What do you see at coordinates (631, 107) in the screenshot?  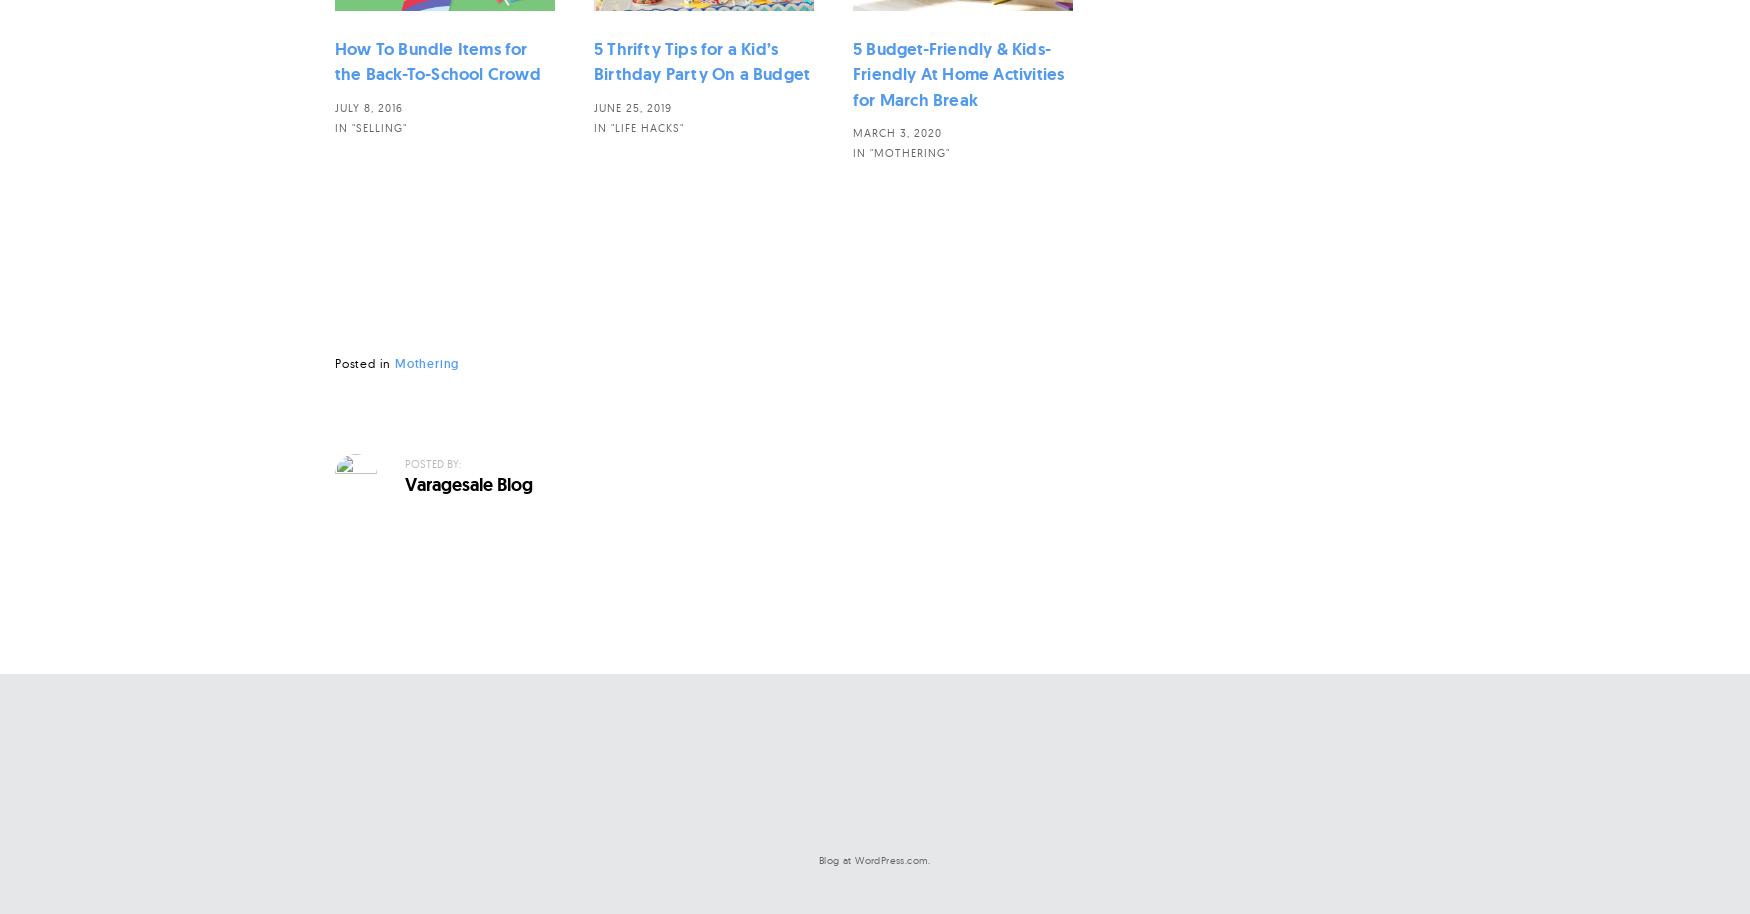 I see `'June 25, 2019'` at bounding box center [631, 107].